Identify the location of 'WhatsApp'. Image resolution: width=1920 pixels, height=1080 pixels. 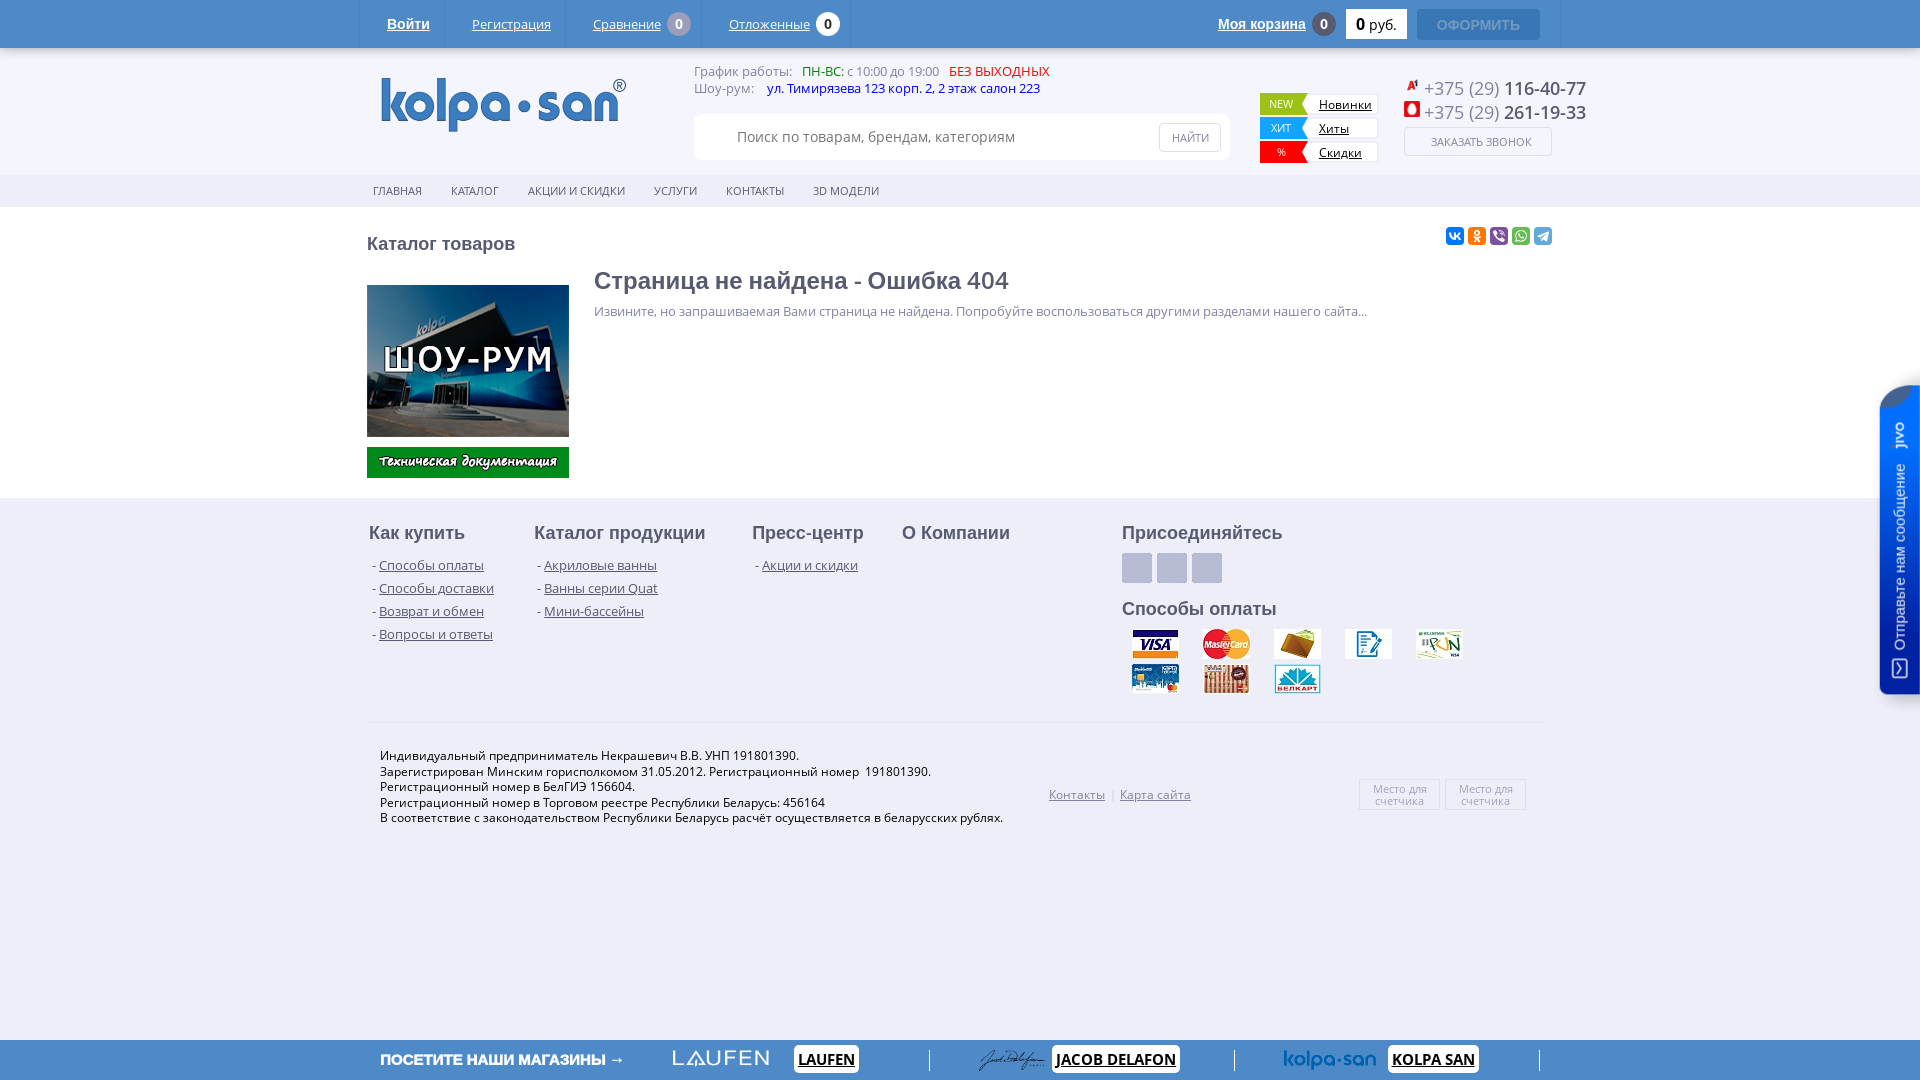
(1520, 234).